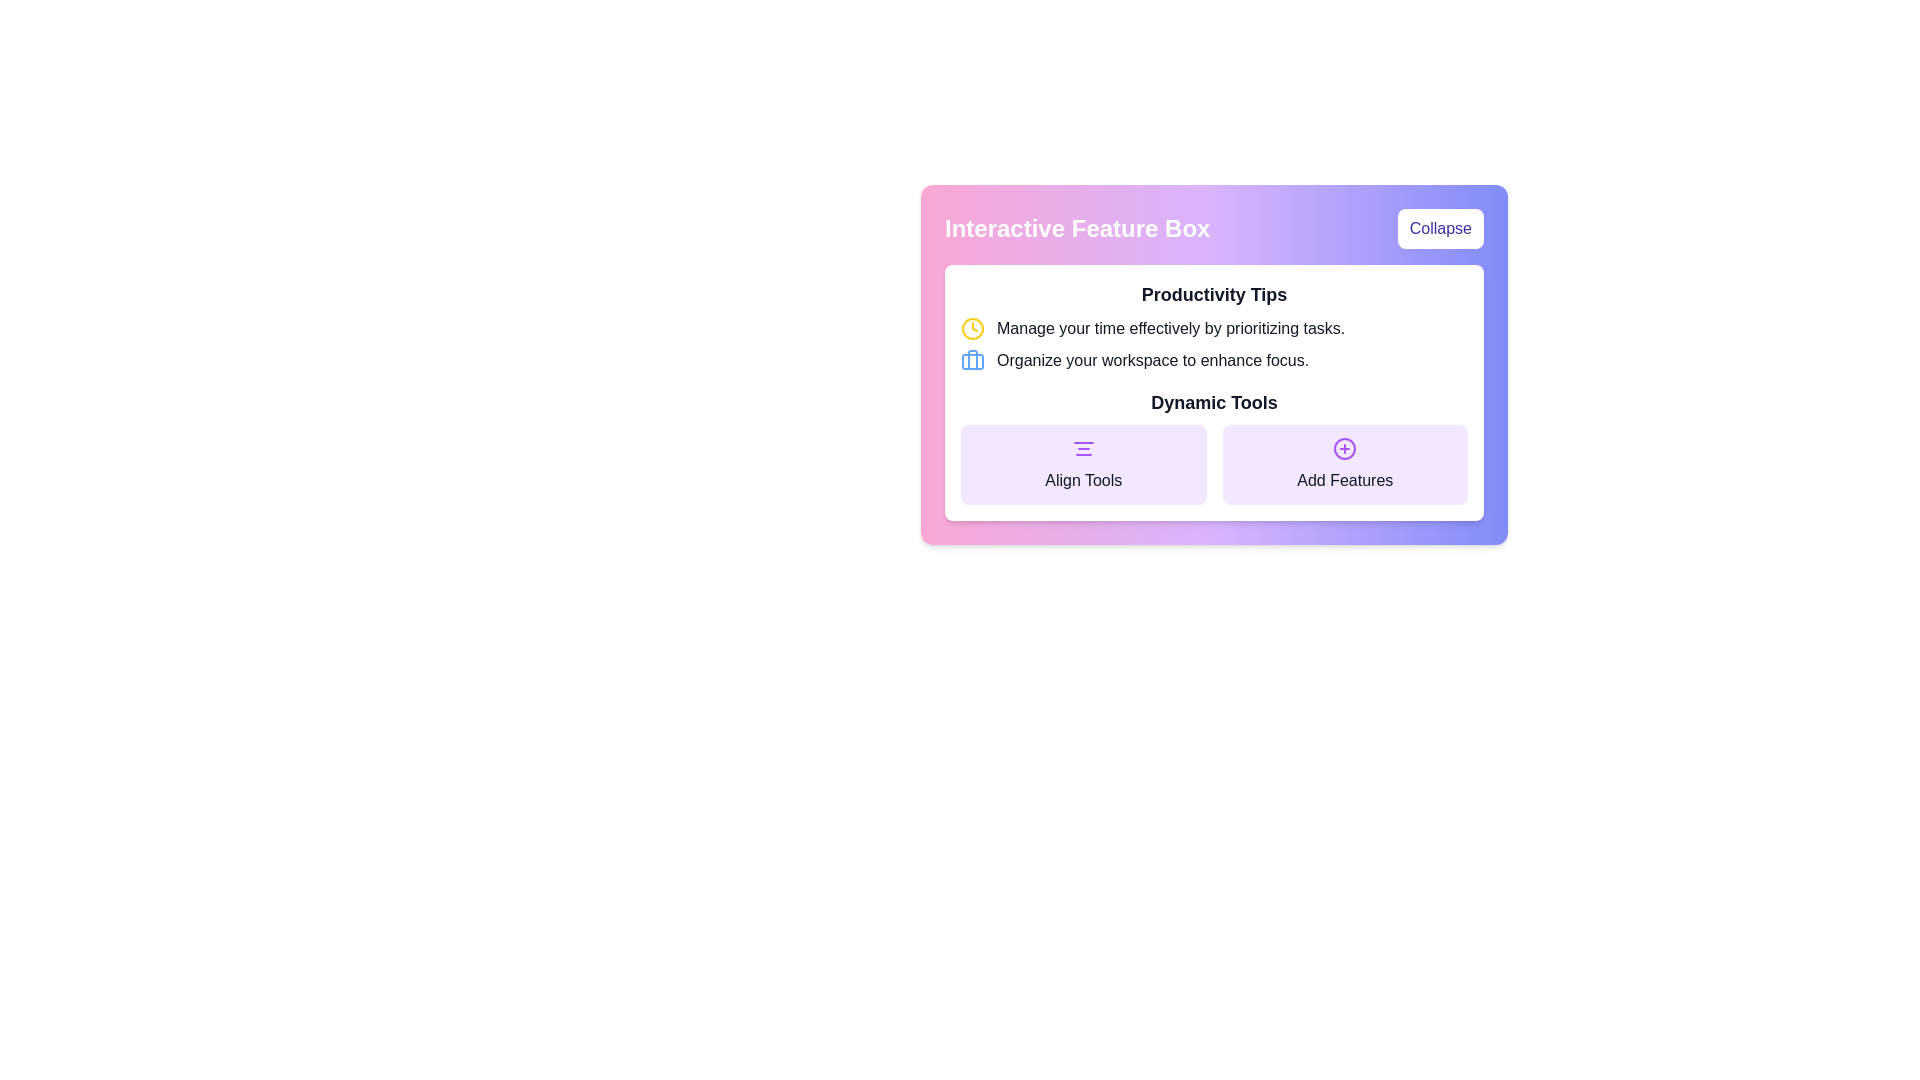 Image resolution: width=1920 pixels, height=1080 pixels. I want to click on the button located in the bottom-right section of the grid layout under the 'Dynamic Tools' heading, adjacent to 'Align Tools', to interact with it via keyboard navigation, so click(1345, 465).